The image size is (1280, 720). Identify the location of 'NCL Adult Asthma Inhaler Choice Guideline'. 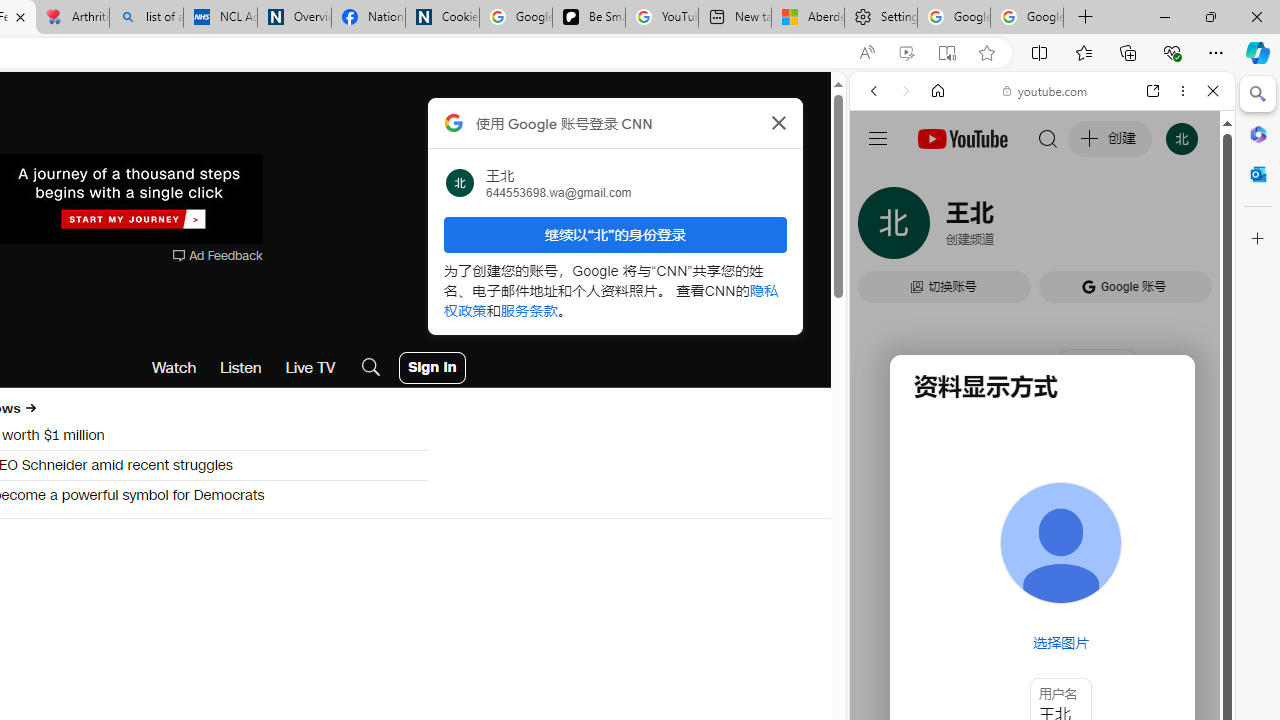
(220, 17).